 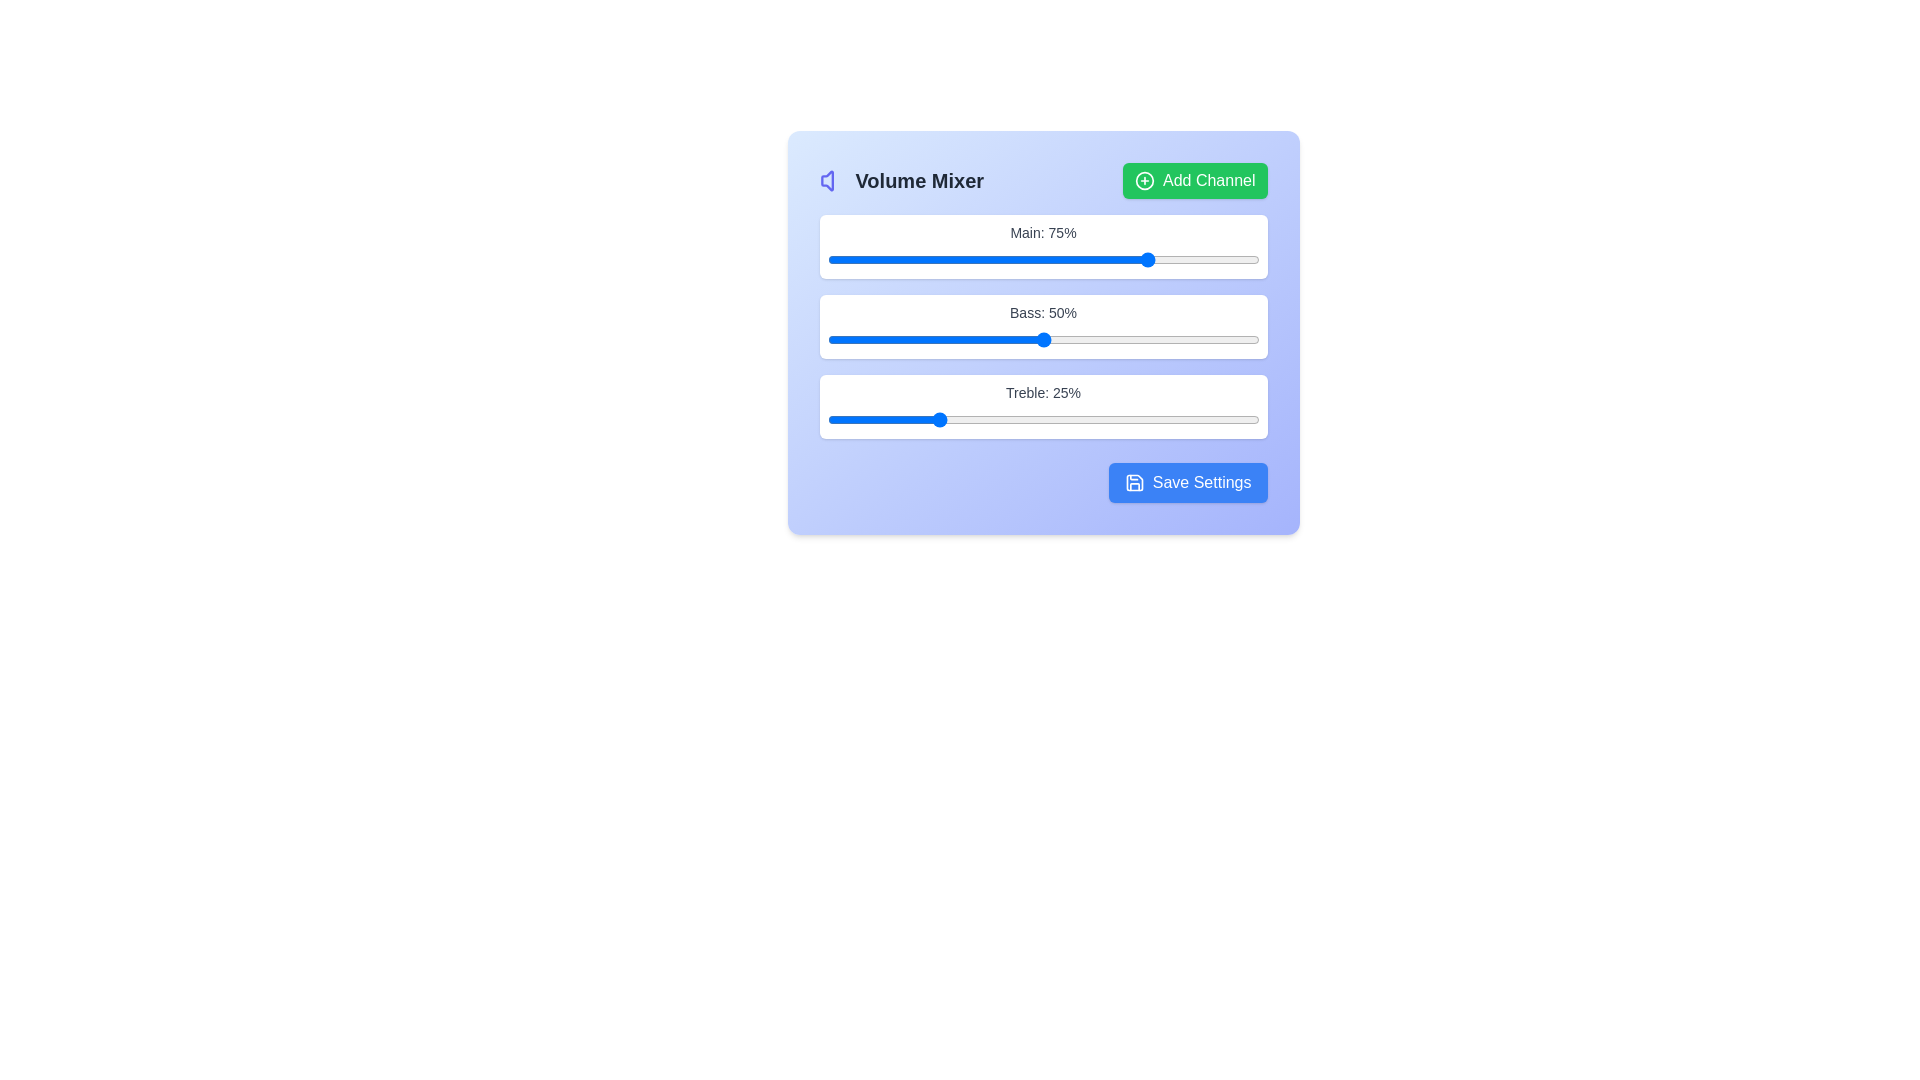 What do you see at coordinates (870, 338) in the screenshot?
I see `the bass level` at bounding box center [870, 338].